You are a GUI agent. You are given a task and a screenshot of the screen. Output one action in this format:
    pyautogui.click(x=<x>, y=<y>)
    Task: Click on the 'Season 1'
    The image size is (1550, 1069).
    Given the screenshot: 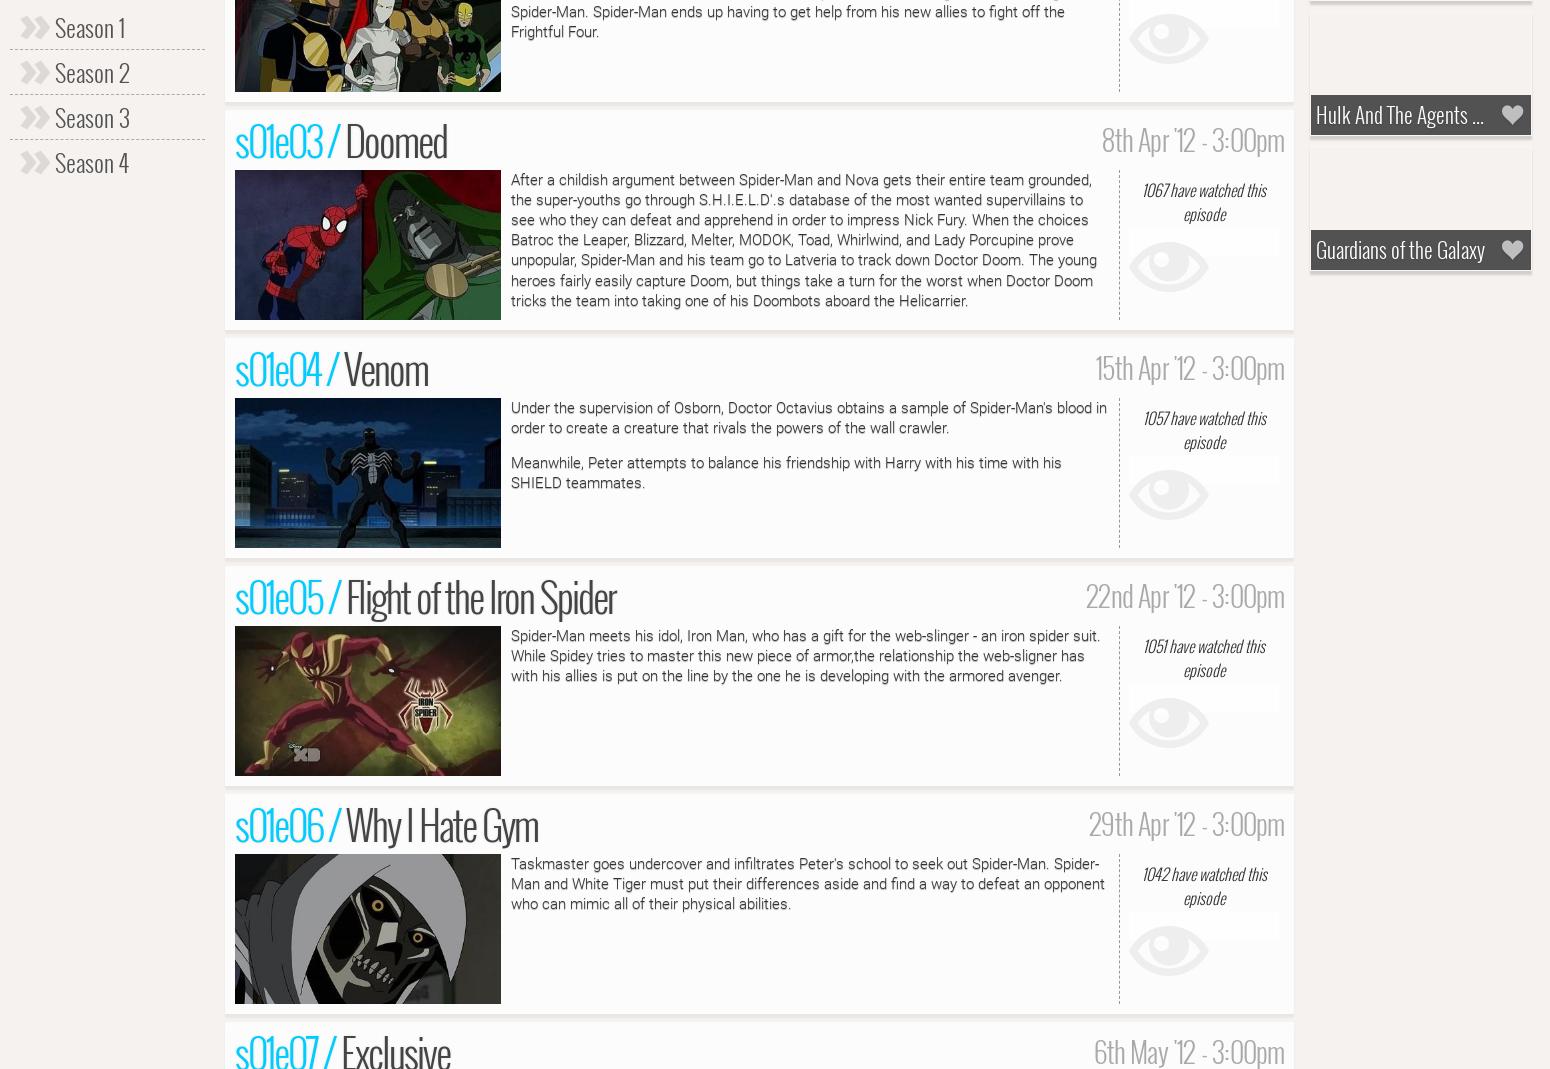 What is the action you would take?
    pyautogui.click(x=87, y=26)
    